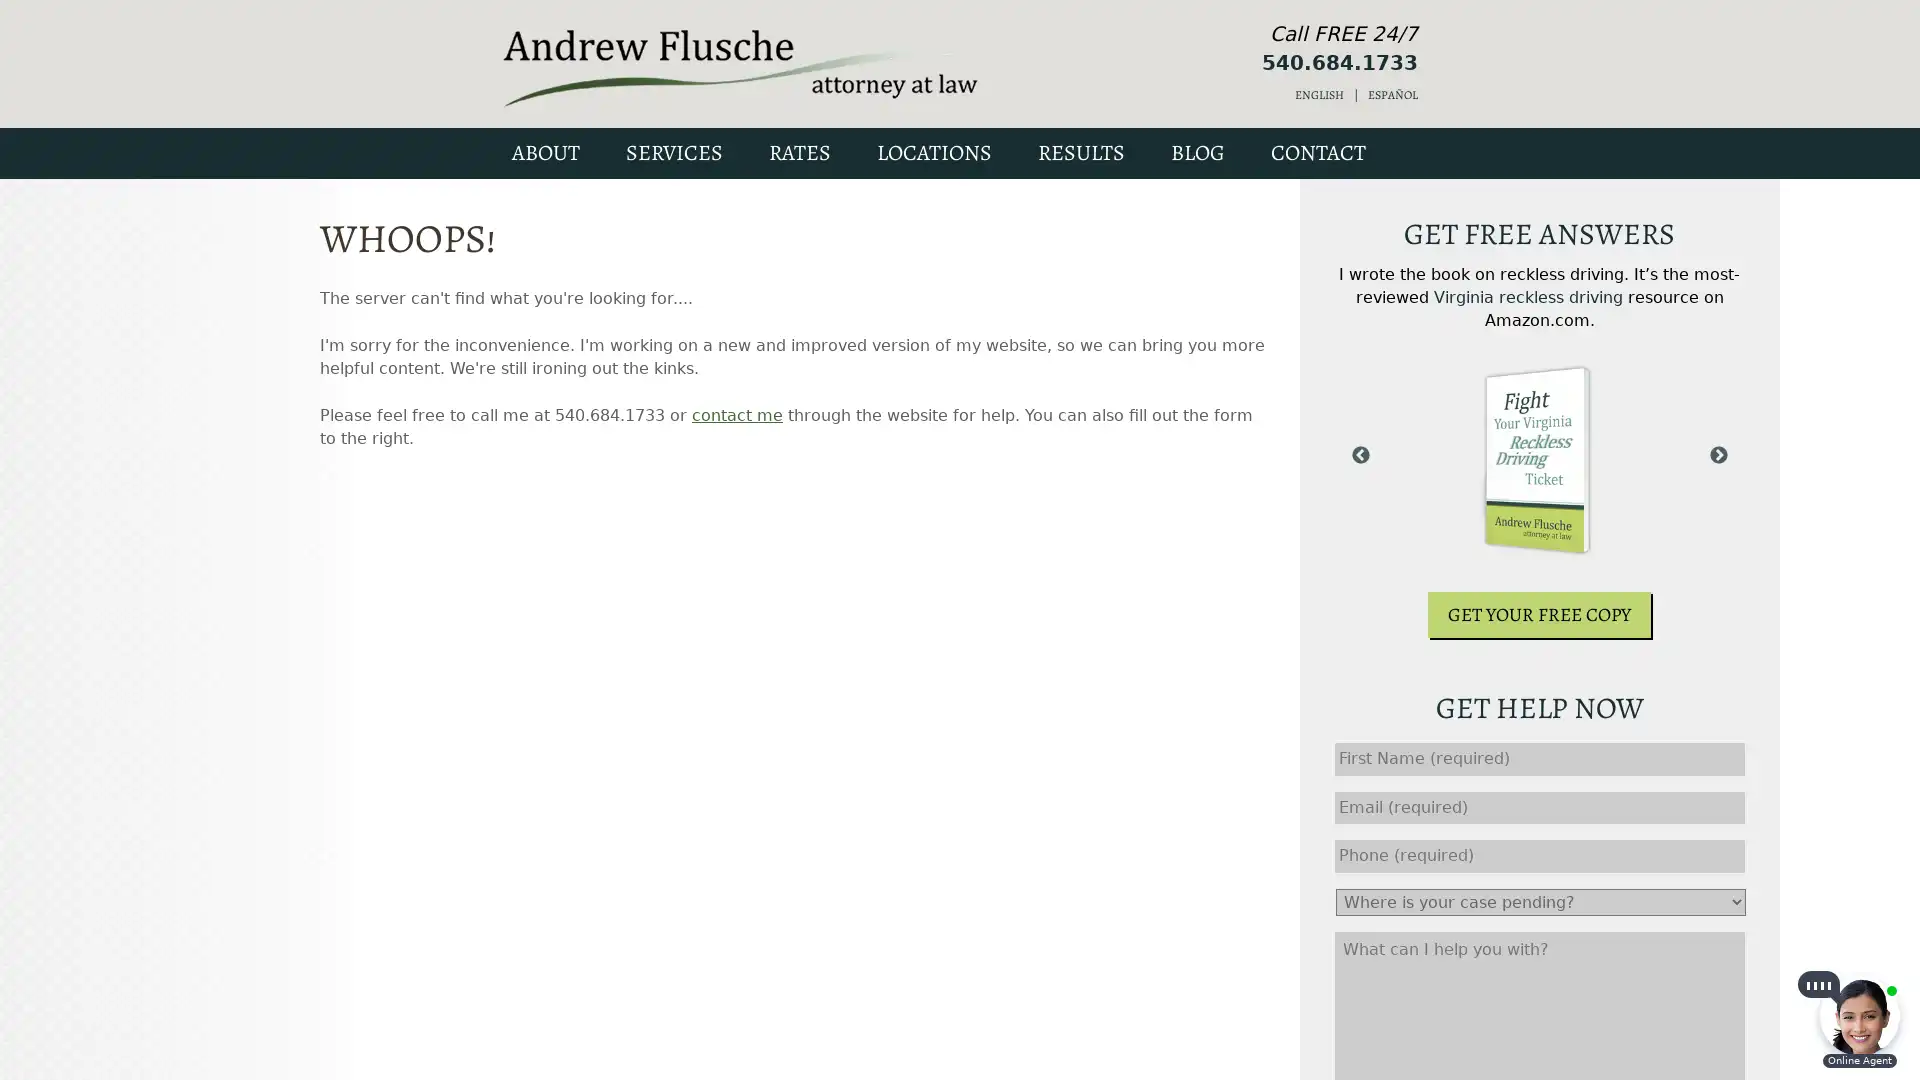 The width and height of the screenshot is (1920, 1080). I want to click on Next, so click(1717, 455).